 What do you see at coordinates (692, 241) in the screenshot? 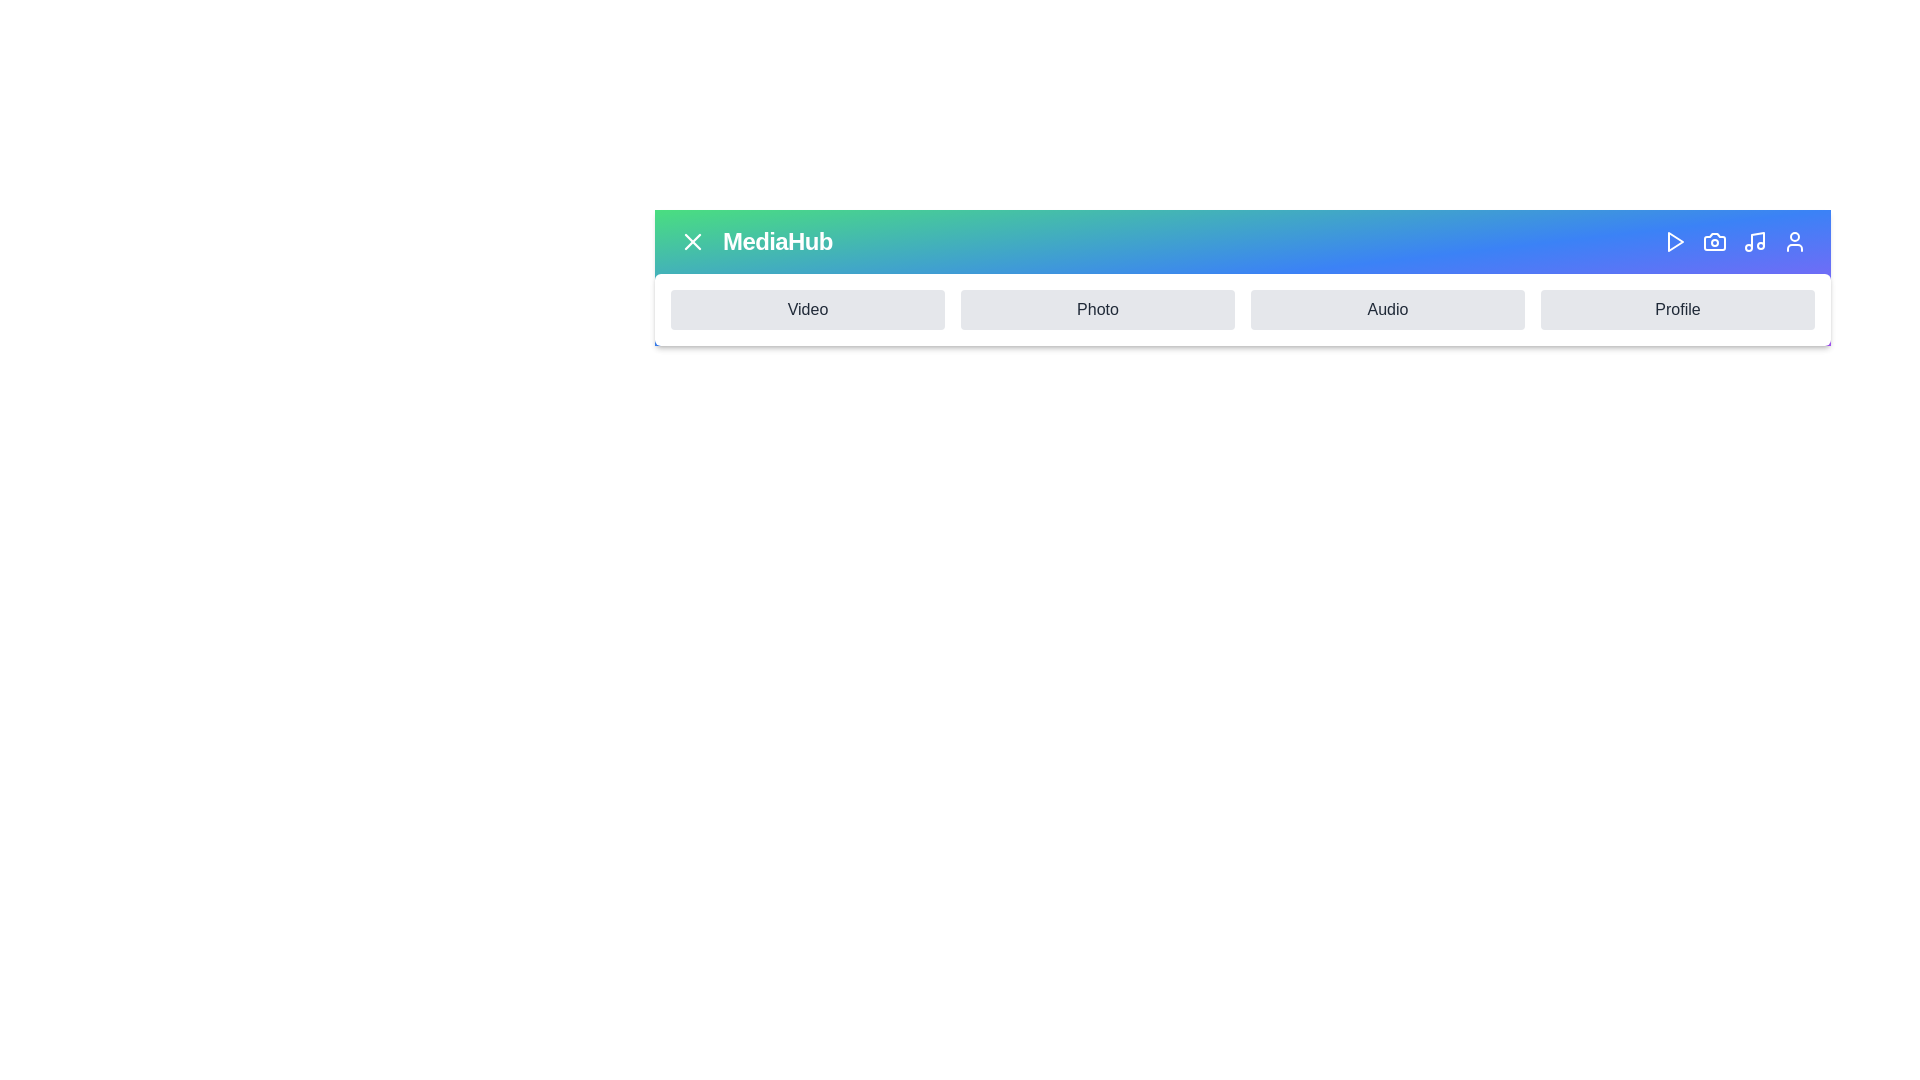
I see `button containing the 'X' or 'Menu' icon to toggle the menu visibility` at bounding box center [692, 241].